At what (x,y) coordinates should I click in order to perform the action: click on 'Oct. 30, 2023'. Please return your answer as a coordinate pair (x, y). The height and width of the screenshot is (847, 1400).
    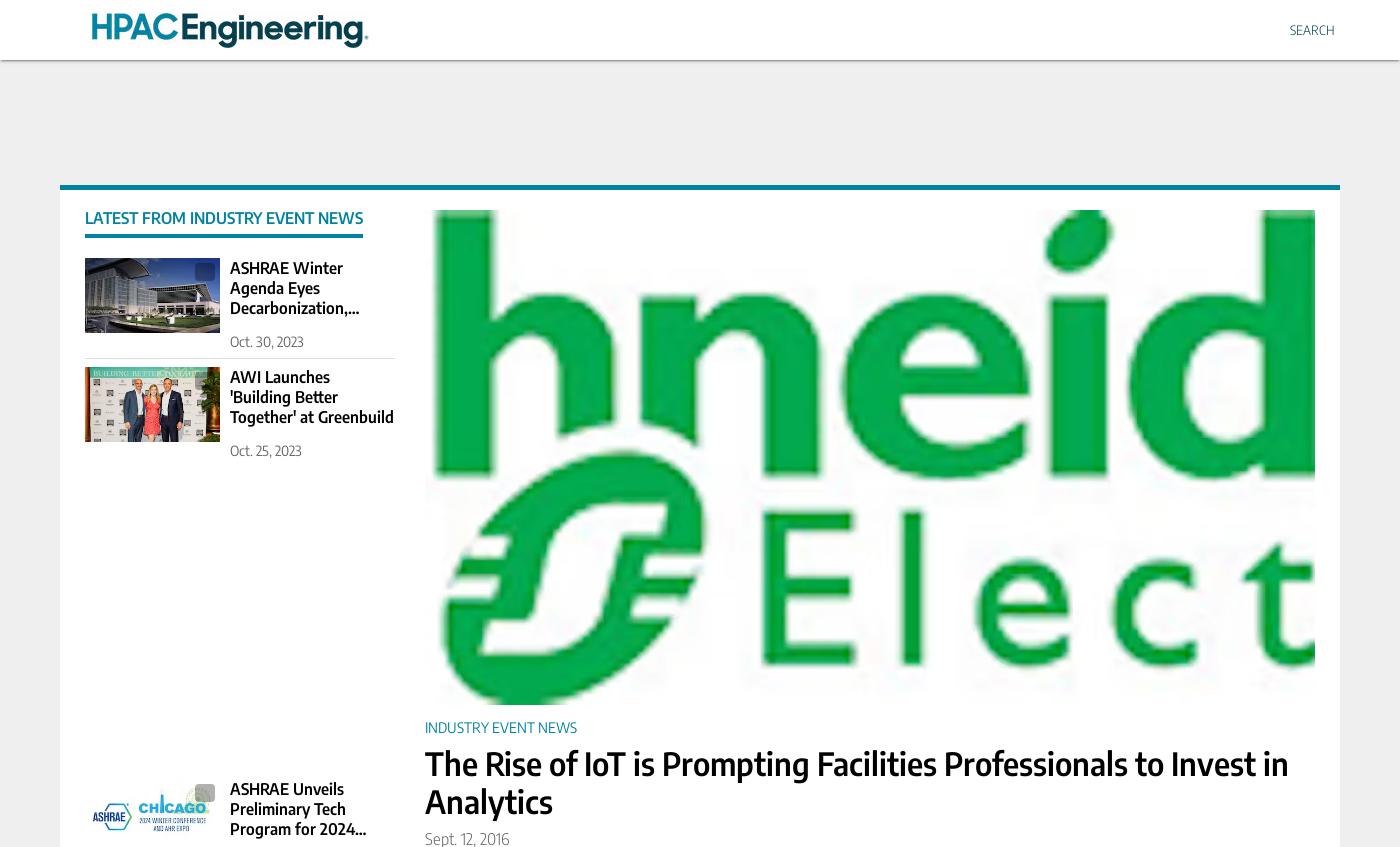
    Looking at the image, I should click on (230, 341).